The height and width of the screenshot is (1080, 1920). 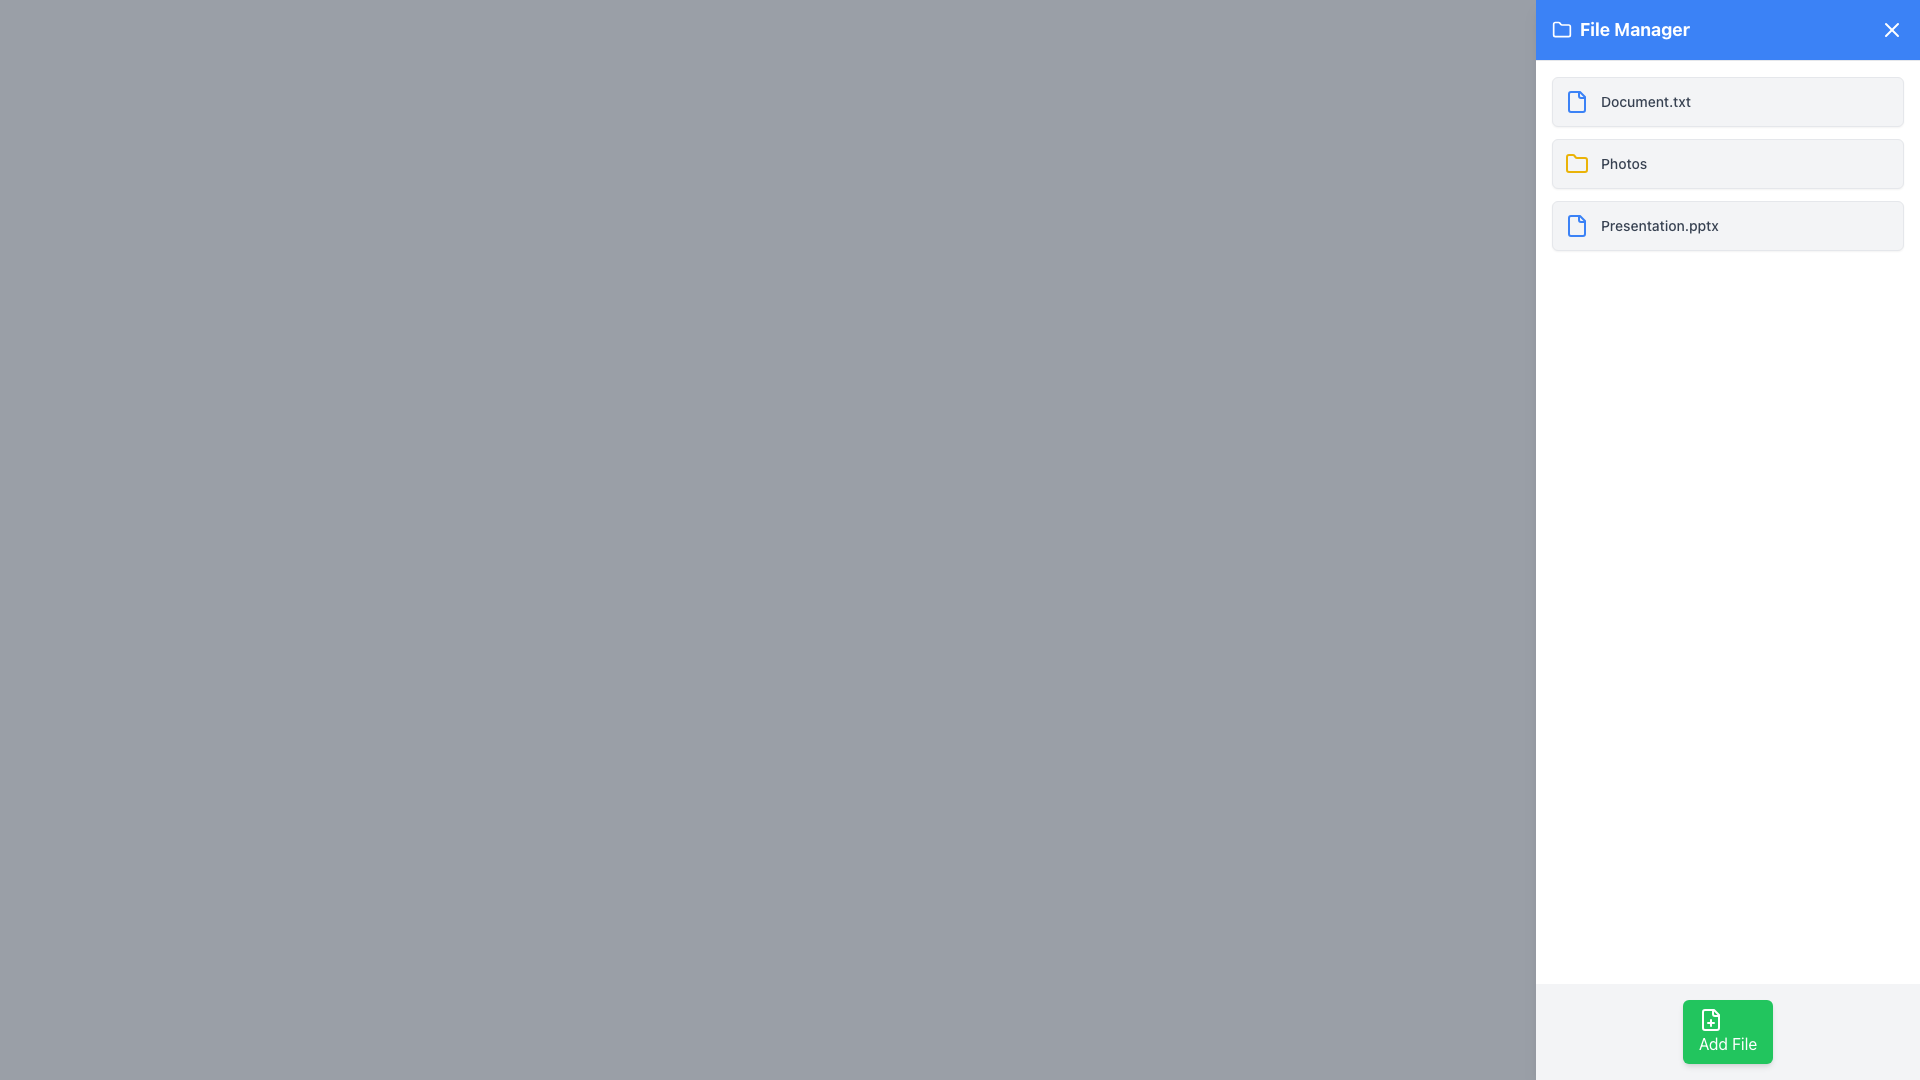 I want to click on the folder icon that represents the 'File Manager' application, located to the left of the title text in the header section, so click(x=1560, y=30).